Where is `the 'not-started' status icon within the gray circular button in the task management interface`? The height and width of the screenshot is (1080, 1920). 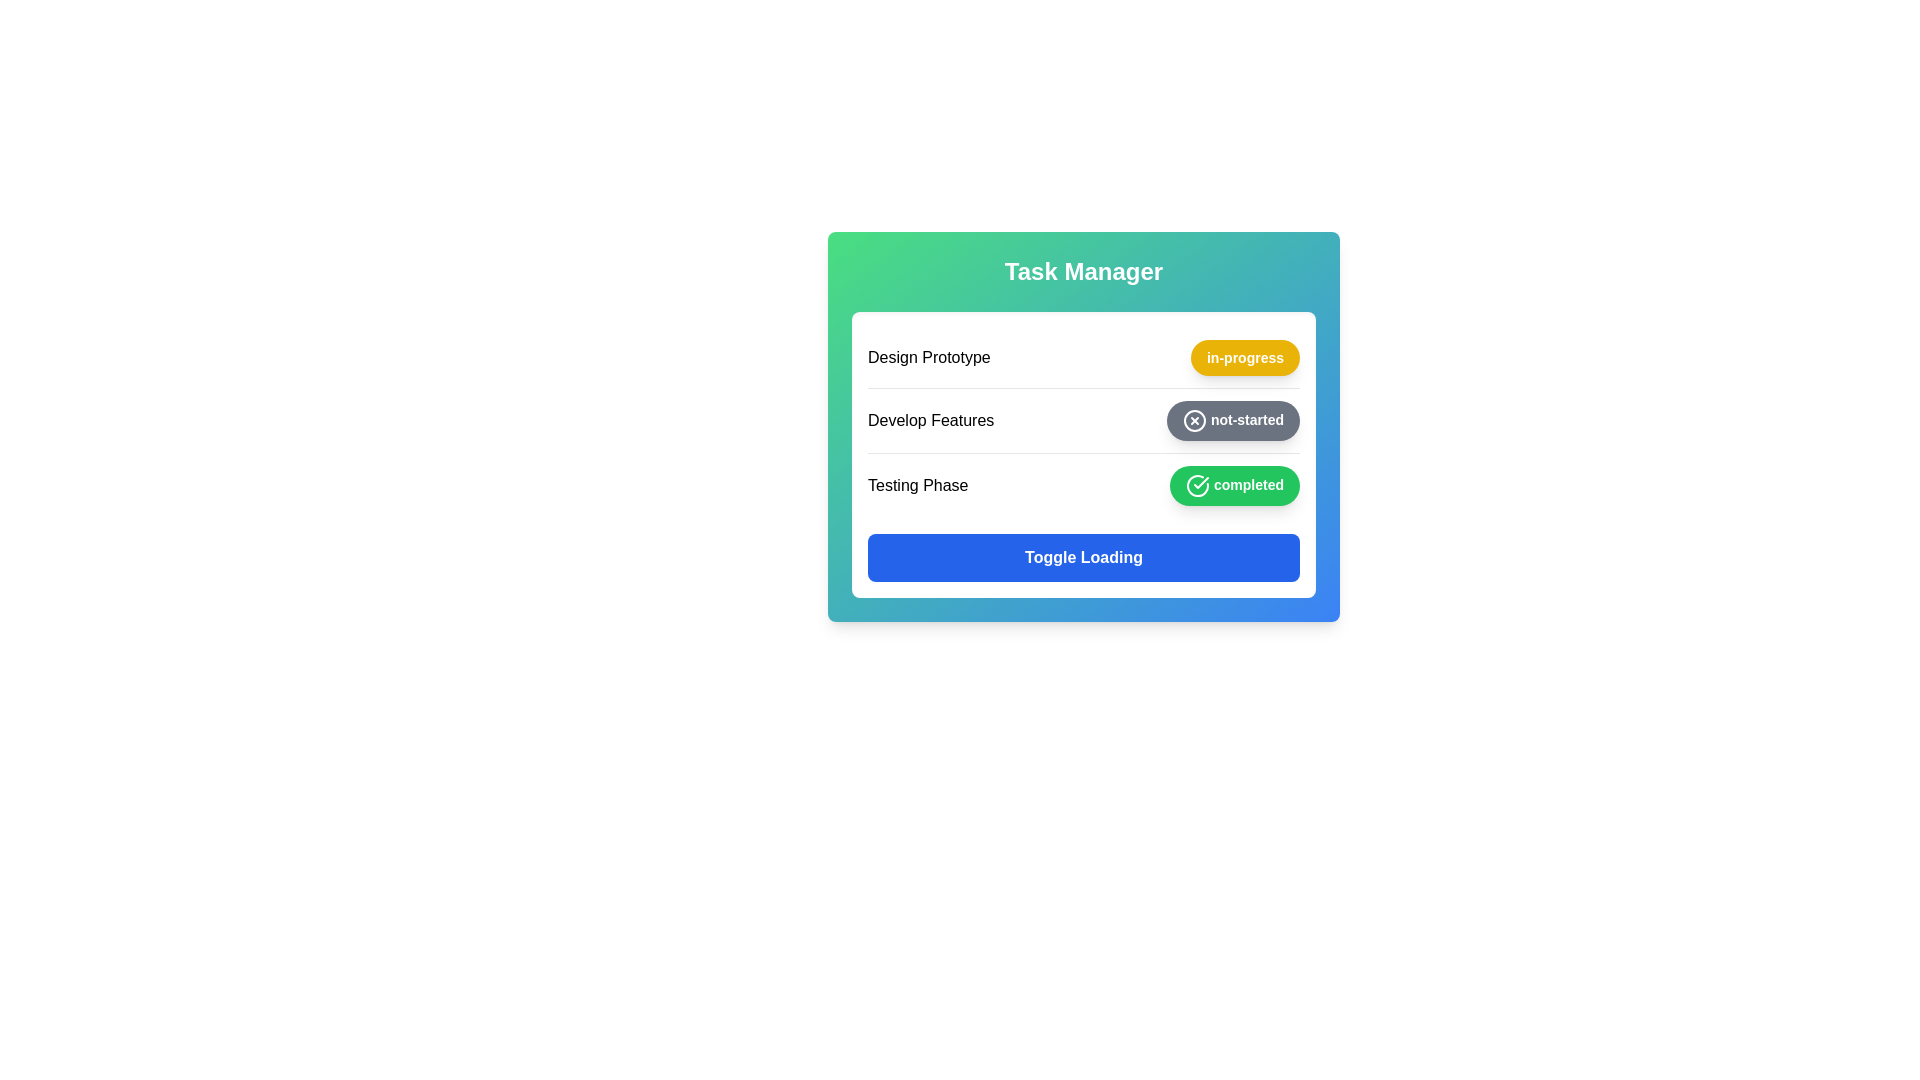 the 'not-started' status icon within the gray circular button in the task management interface is located at coordinates (1194, 419).